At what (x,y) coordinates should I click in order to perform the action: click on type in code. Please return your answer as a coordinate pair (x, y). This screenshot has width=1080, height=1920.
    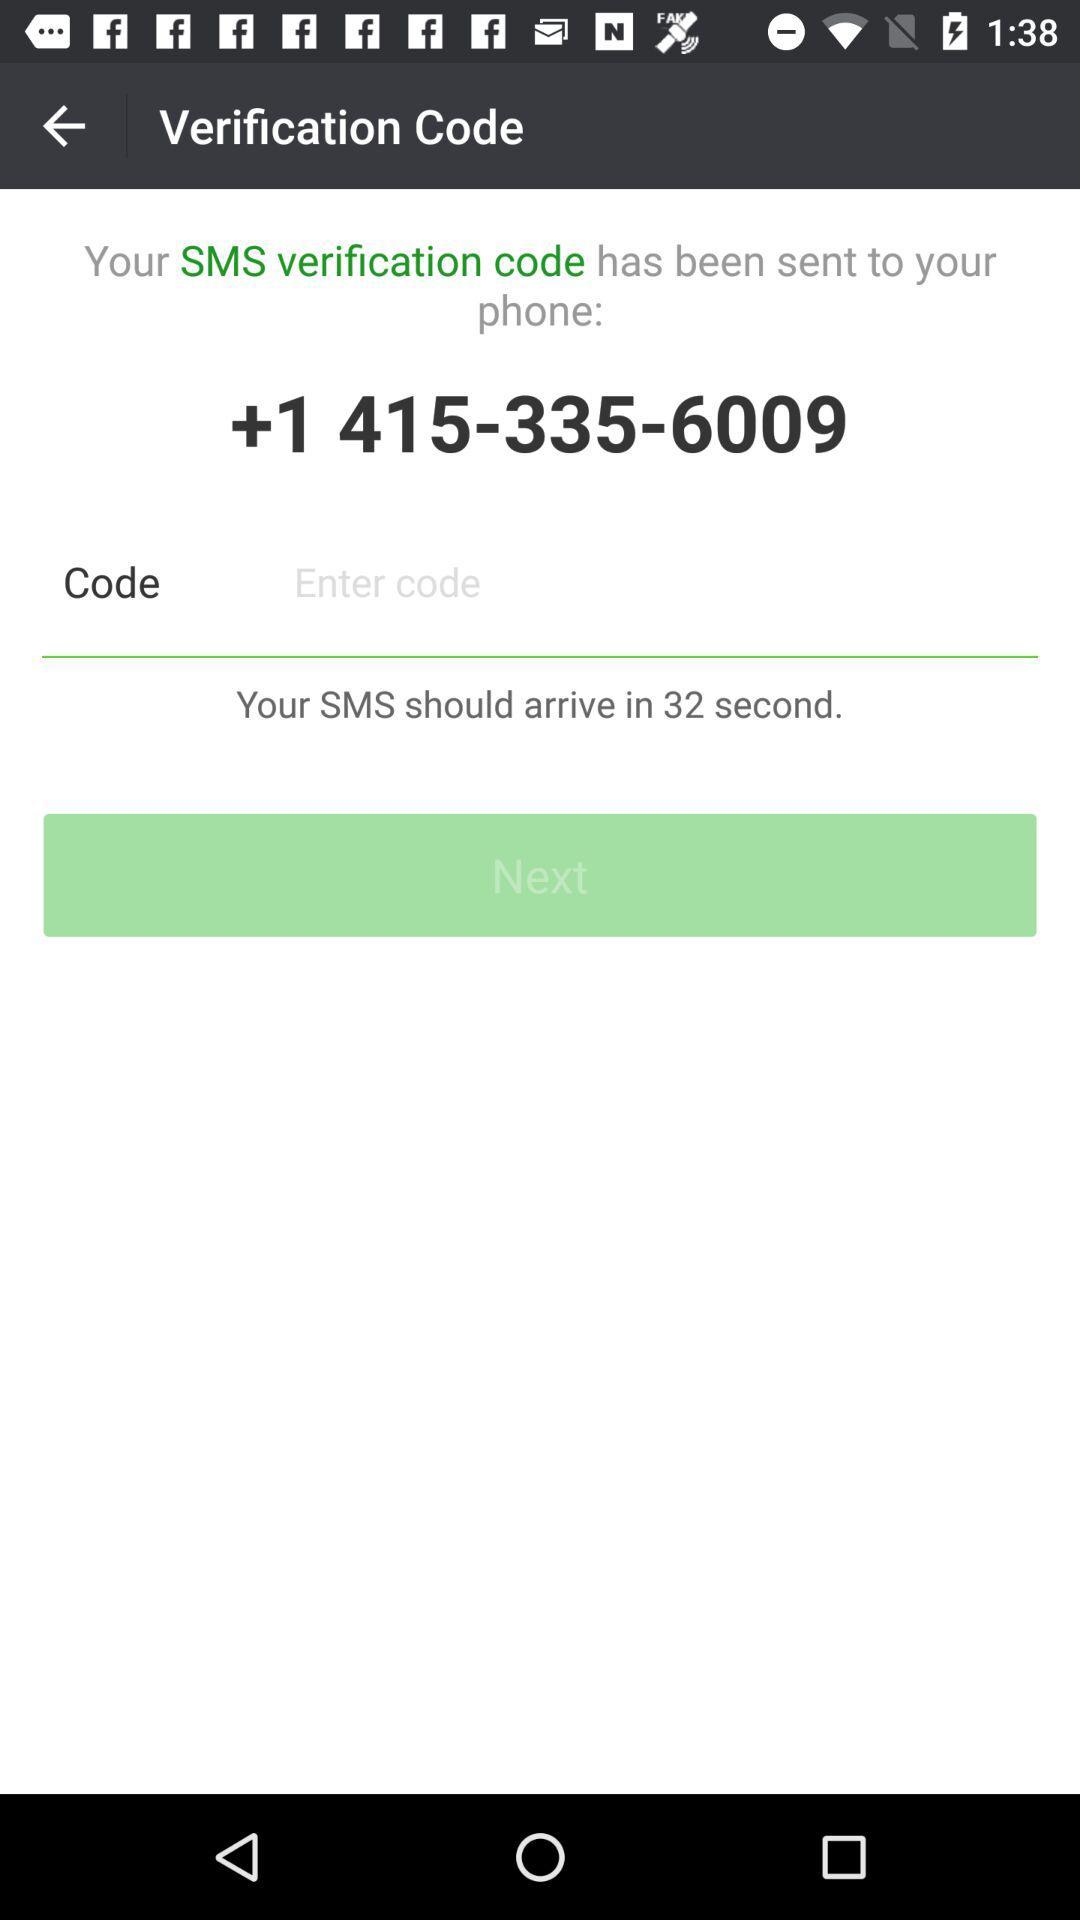
    Looking at the image, I should click on (655, 580).